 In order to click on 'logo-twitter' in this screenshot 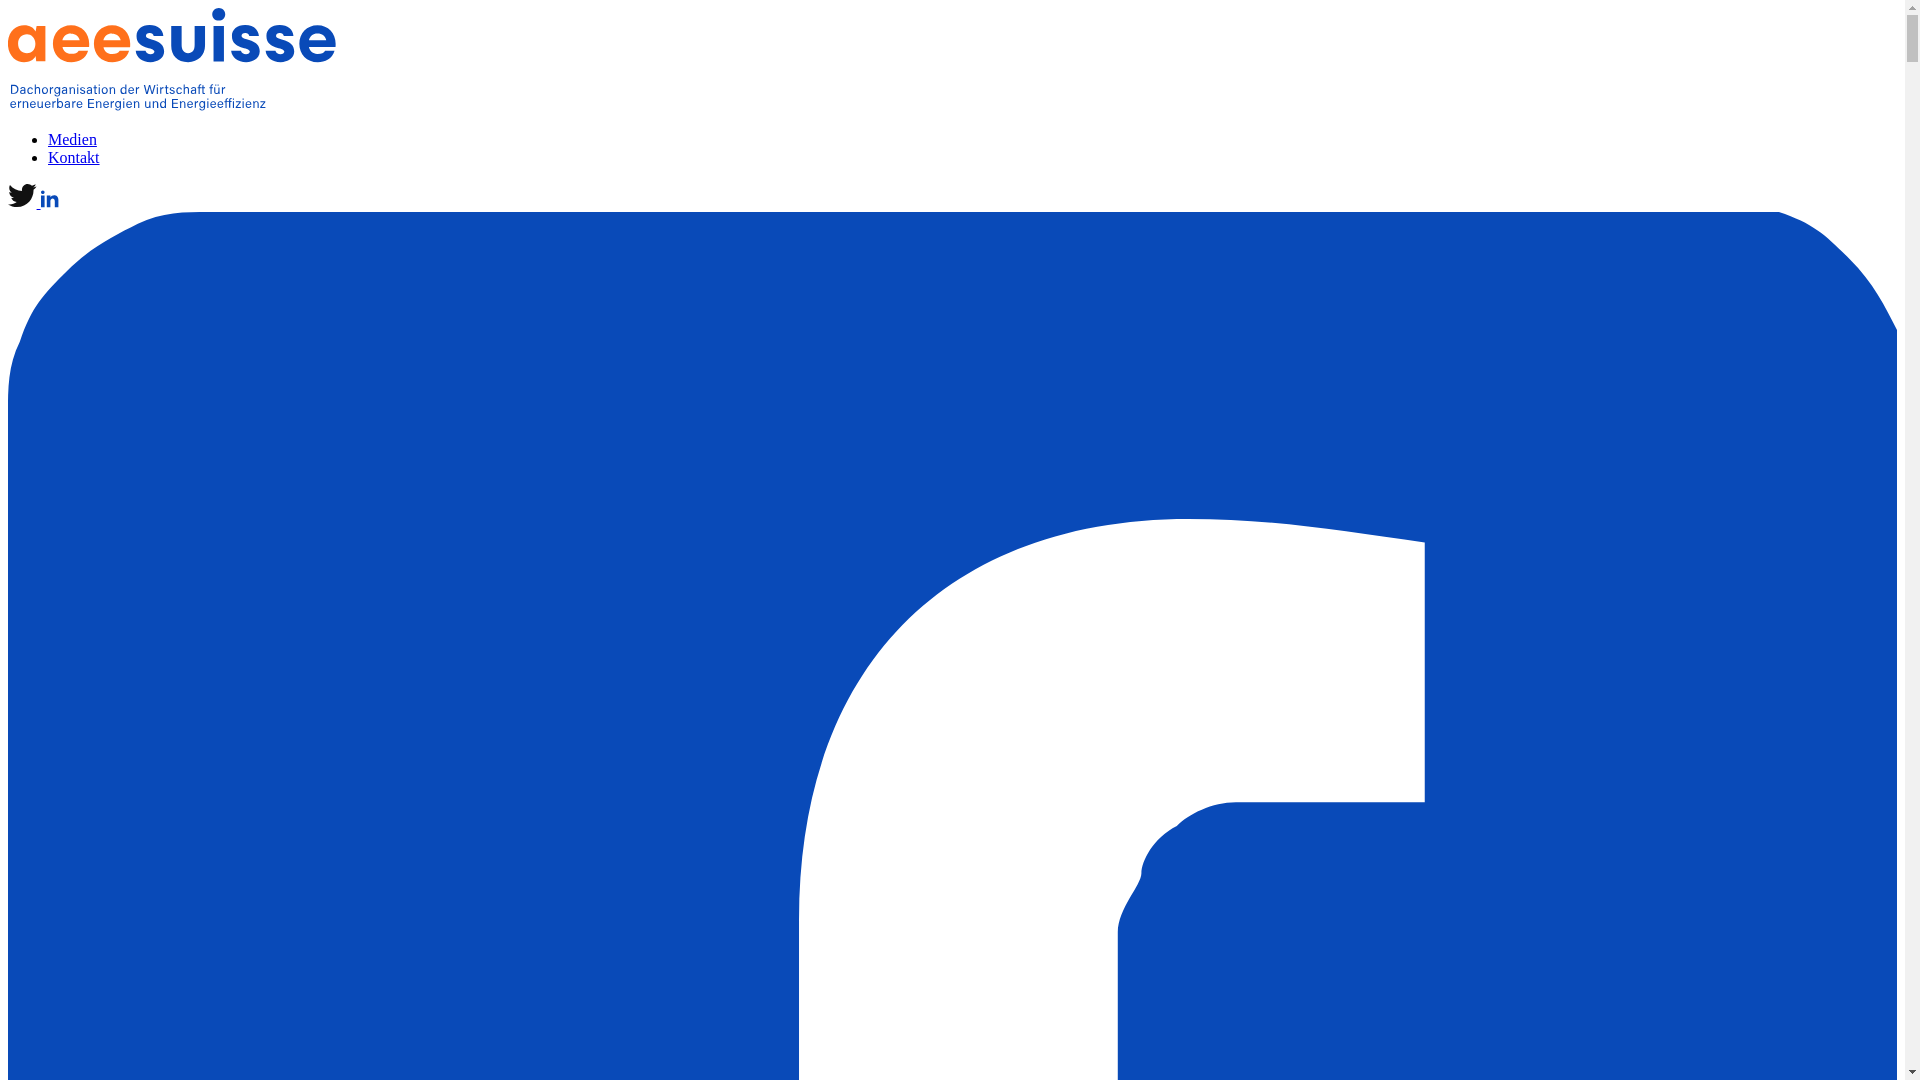, I will do `click(8, 202)`.